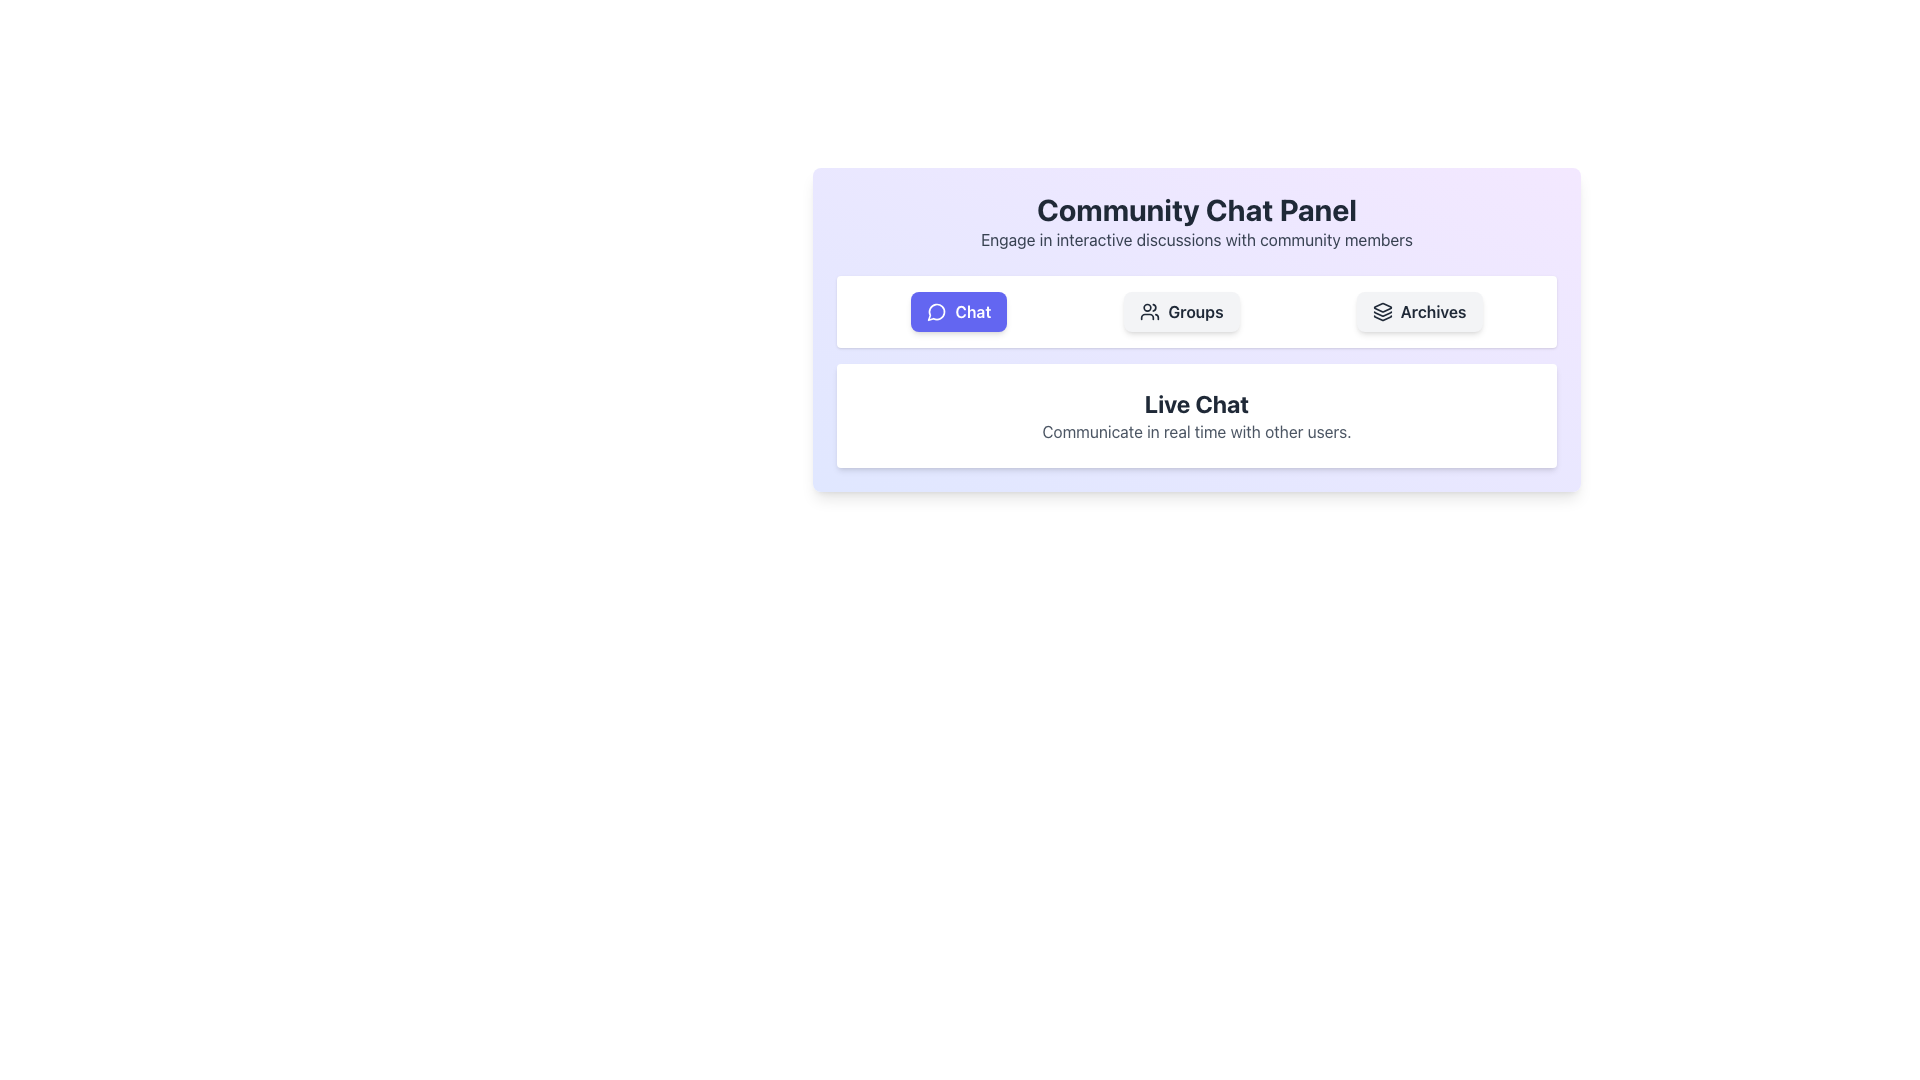 The height and width of the screenshot is (1080, 1920). I want to click on the circular chat bubble icon located within the 'Chat' button, which is outlined with a bold stroke and positioned to the left of the button's text, so click(936, 312).